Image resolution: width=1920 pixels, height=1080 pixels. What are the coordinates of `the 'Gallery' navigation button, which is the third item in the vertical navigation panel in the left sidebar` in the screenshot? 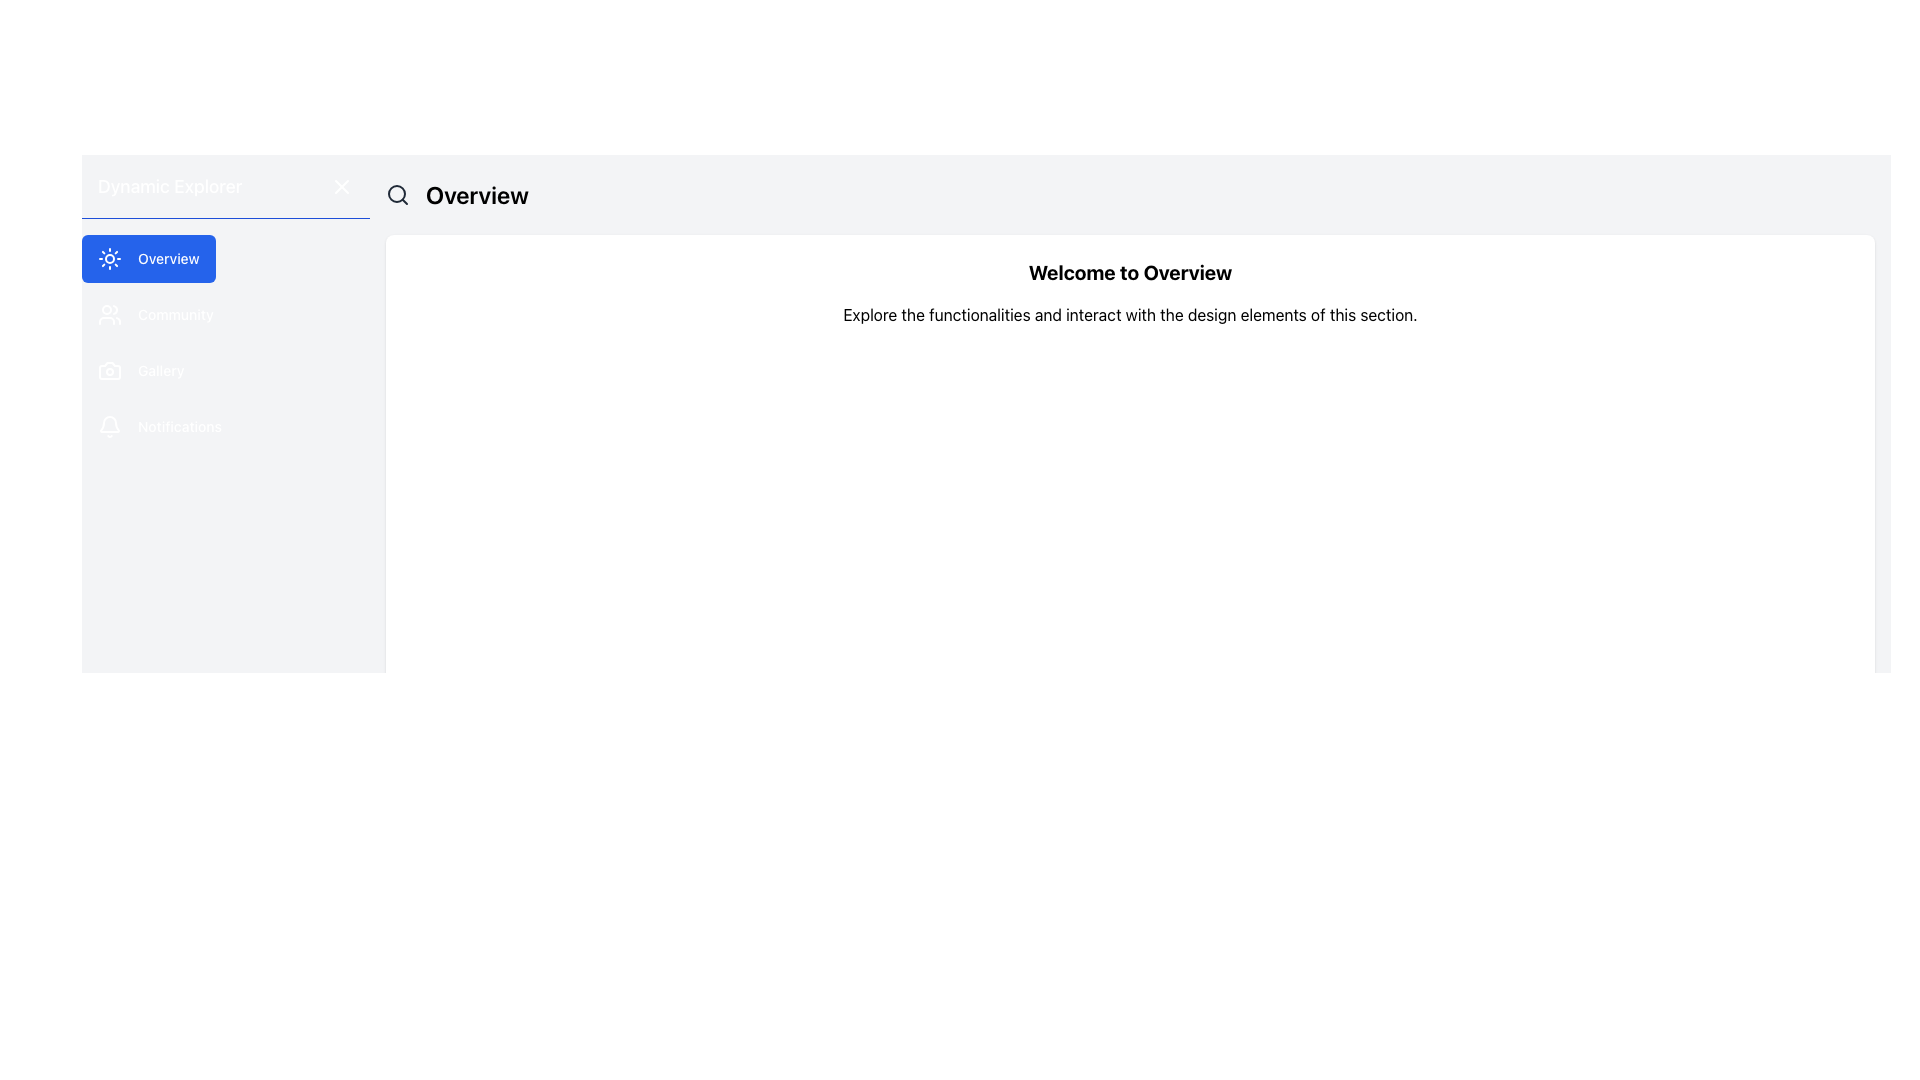 It's located at (140, 370).